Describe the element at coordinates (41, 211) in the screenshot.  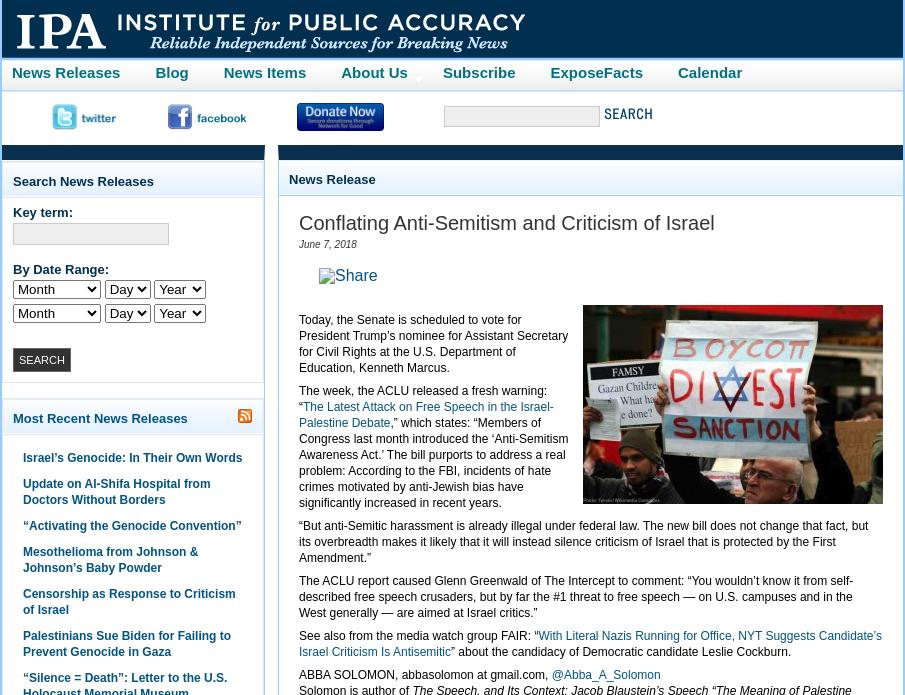
I see `'Key term:'` at that location.